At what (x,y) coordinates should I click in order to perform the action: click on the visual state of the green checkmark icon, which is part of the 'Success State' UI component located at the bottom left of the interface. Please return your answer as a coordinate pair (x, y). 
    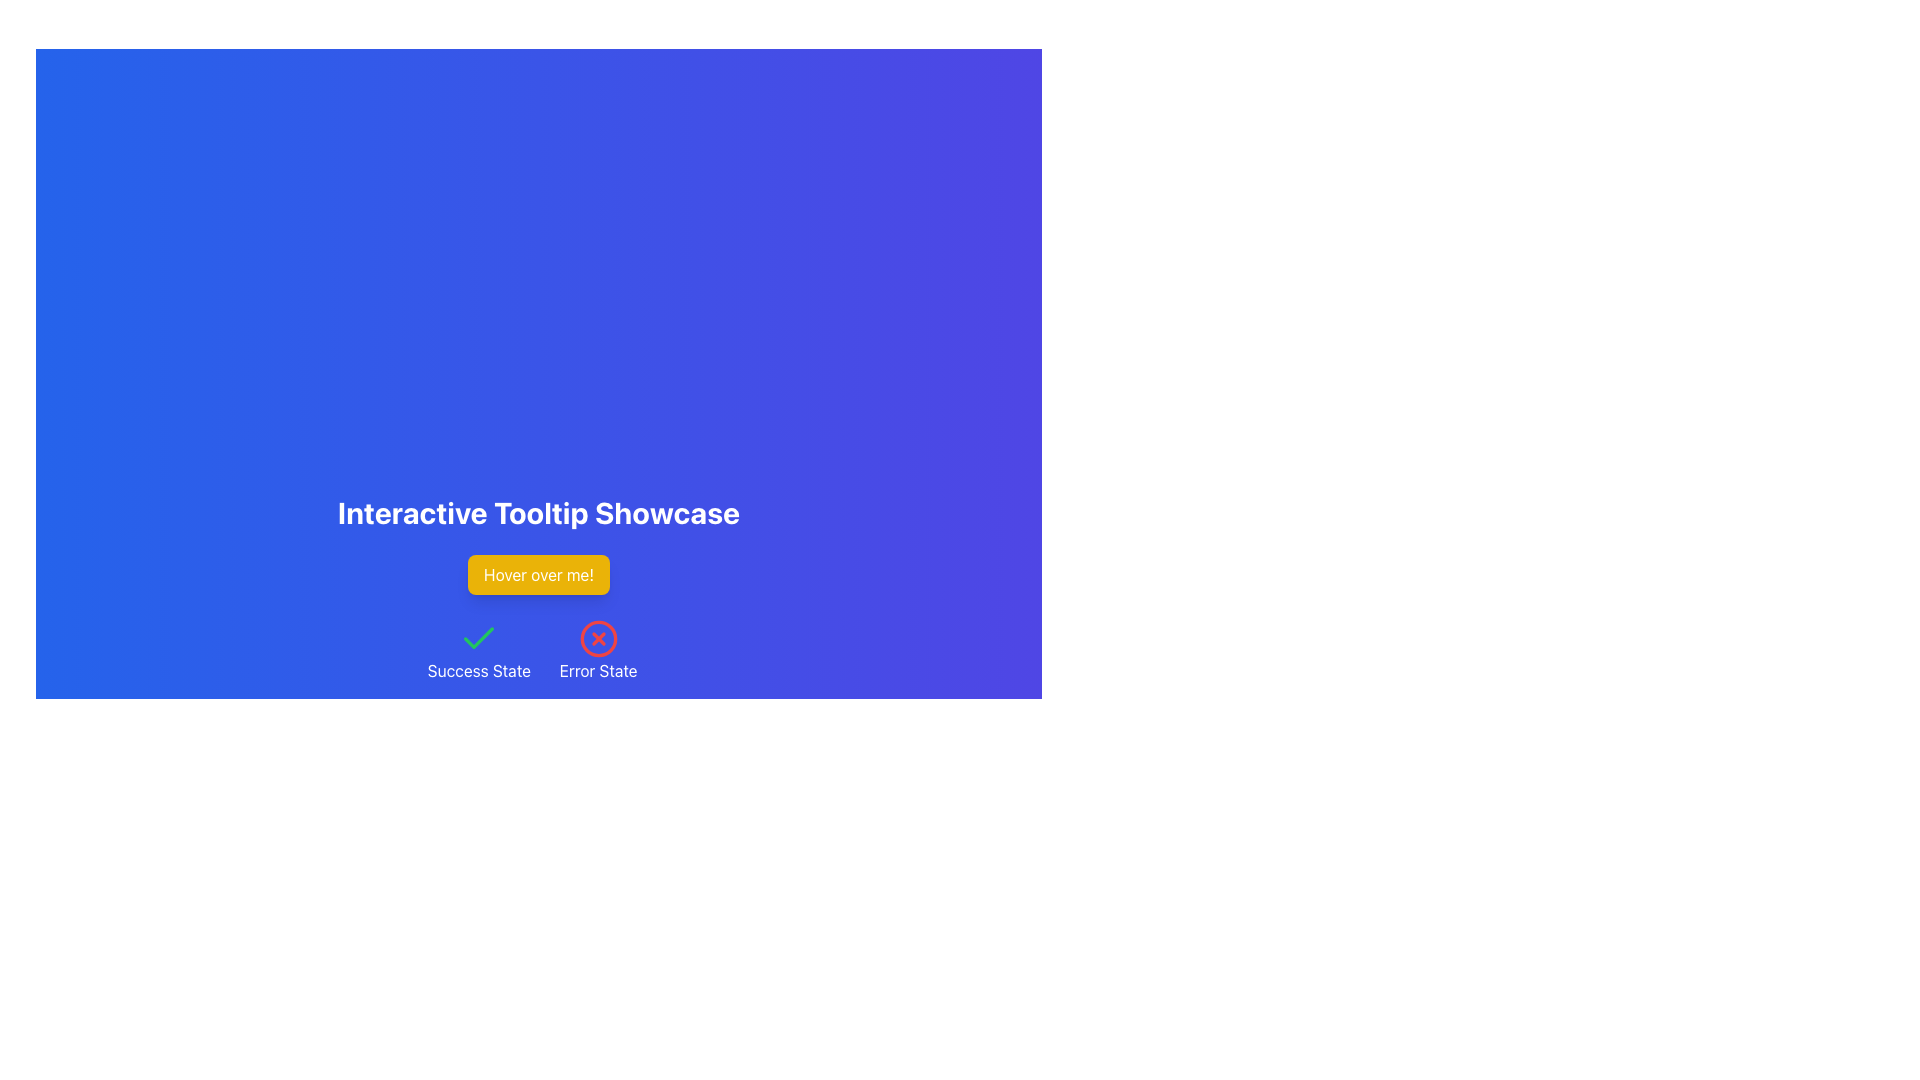
    Looking at the image, I should click on (478, 639).